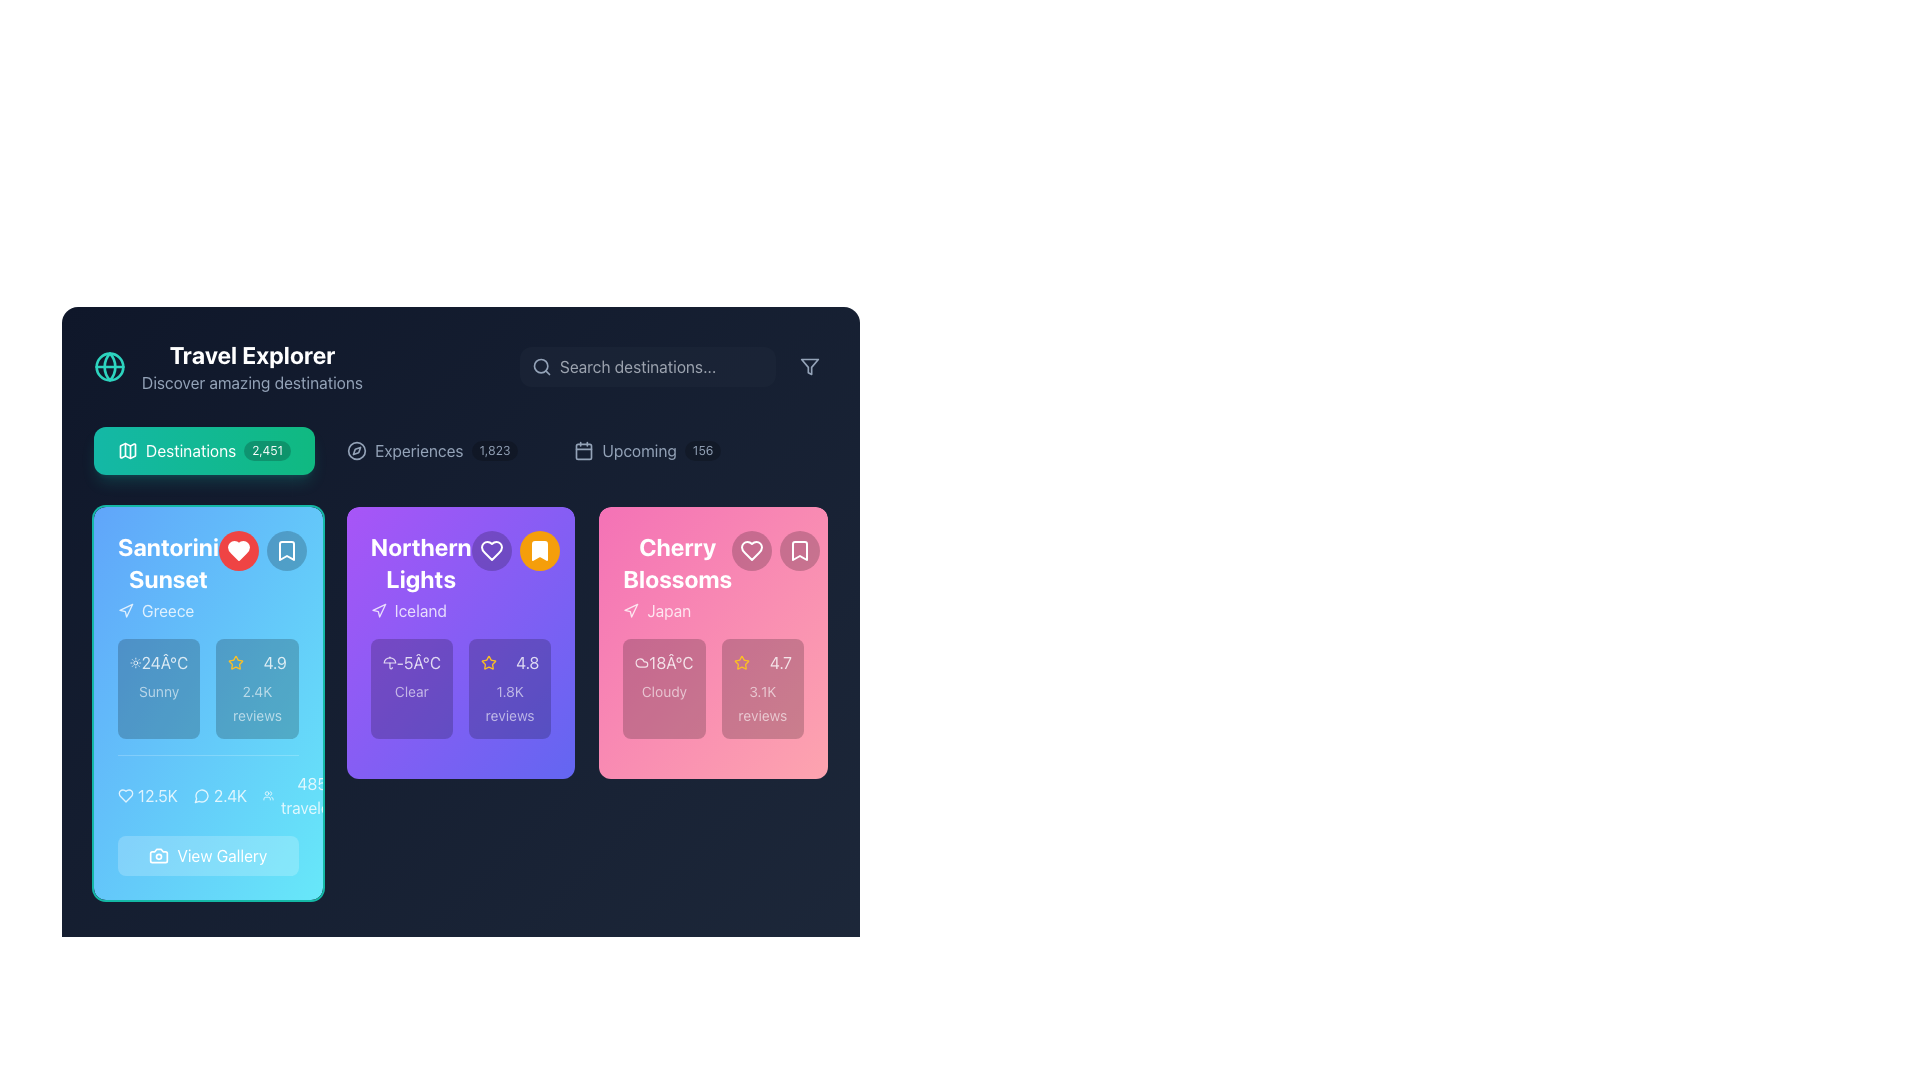  What do you see at coordinates (779, 663) in the screenshot?
I see `the text label displaying the rating '4.7' in white font located beside the star icon within the pink-themed card titled 'Cherry Blossoms'` at bounding box center [779, 663].